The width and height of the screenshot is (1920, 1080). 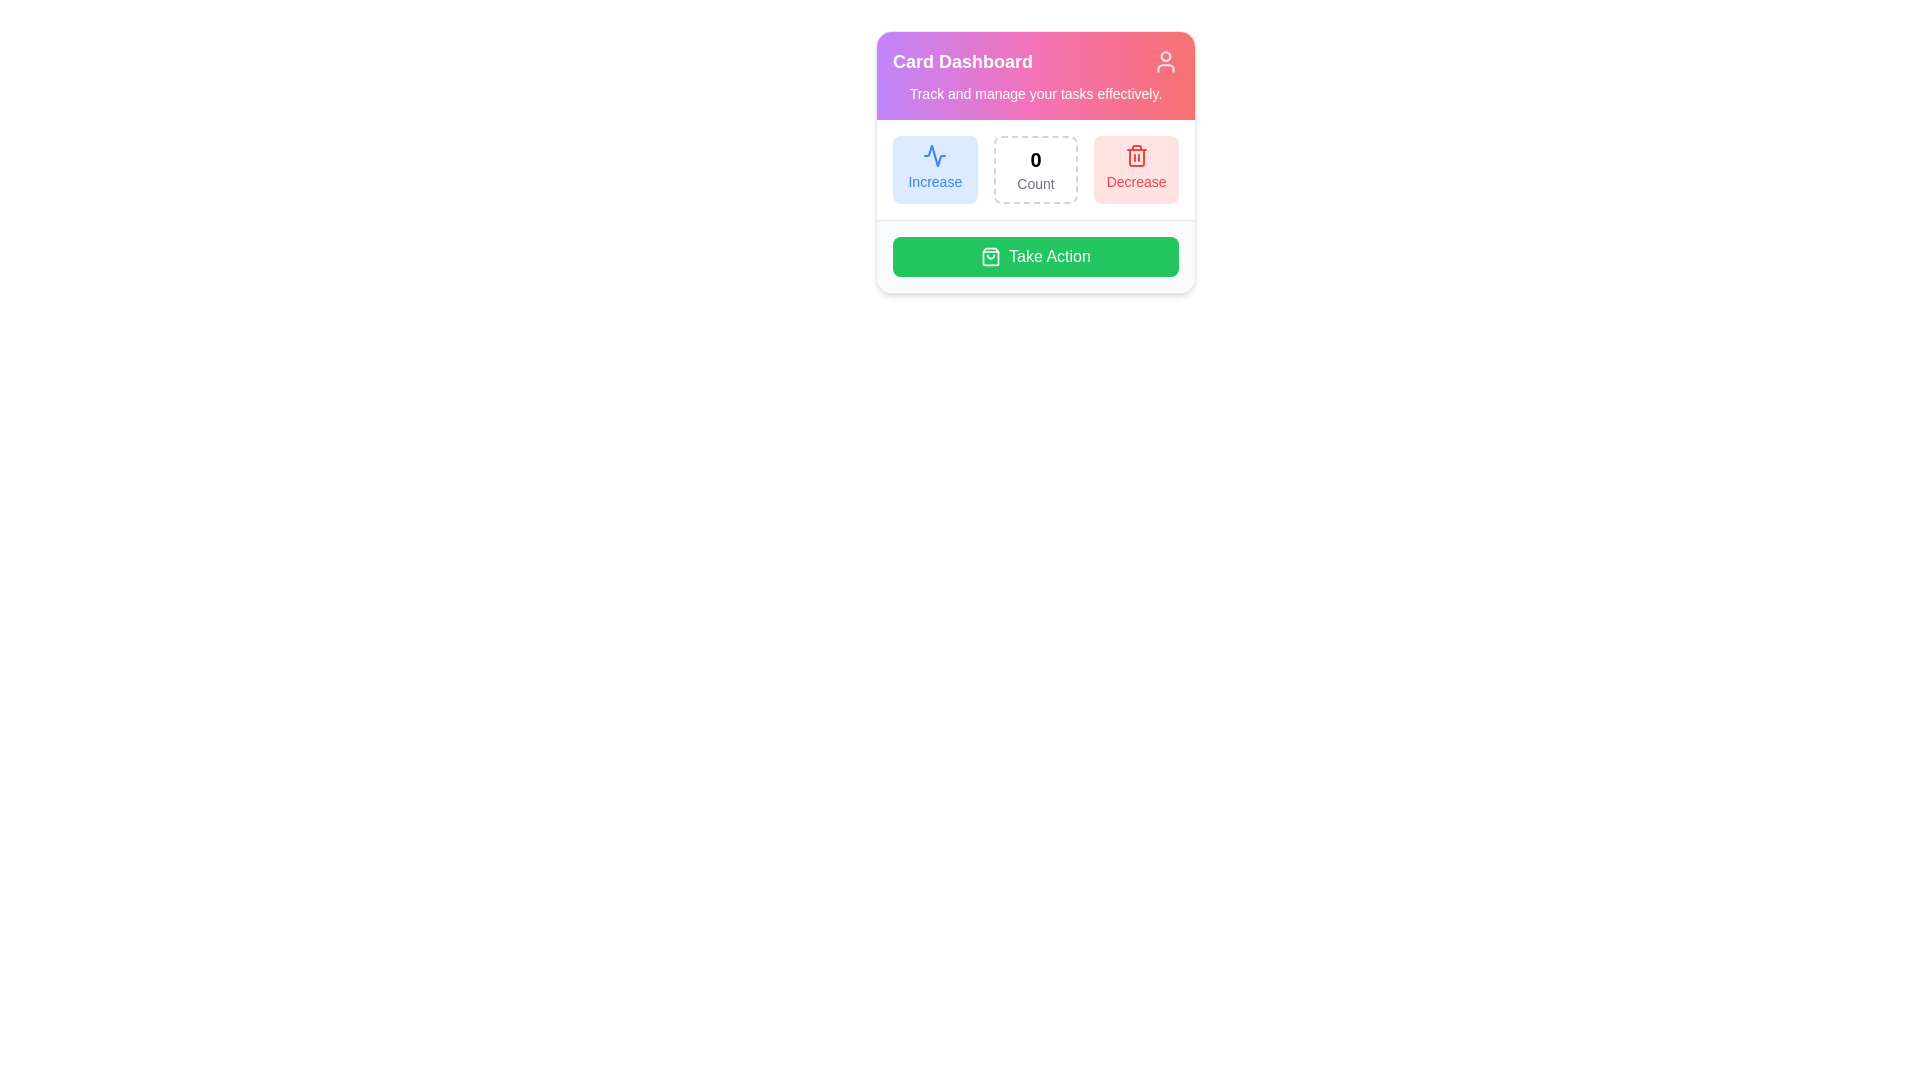 What do you see at coordinates (1136, 154) in the screenshot?
I see `the trash can icon located at the top center of the 'Decrease' button, which is part of the user action group including 'Increase' and 'Count'` at bounding box center [1136, 154].